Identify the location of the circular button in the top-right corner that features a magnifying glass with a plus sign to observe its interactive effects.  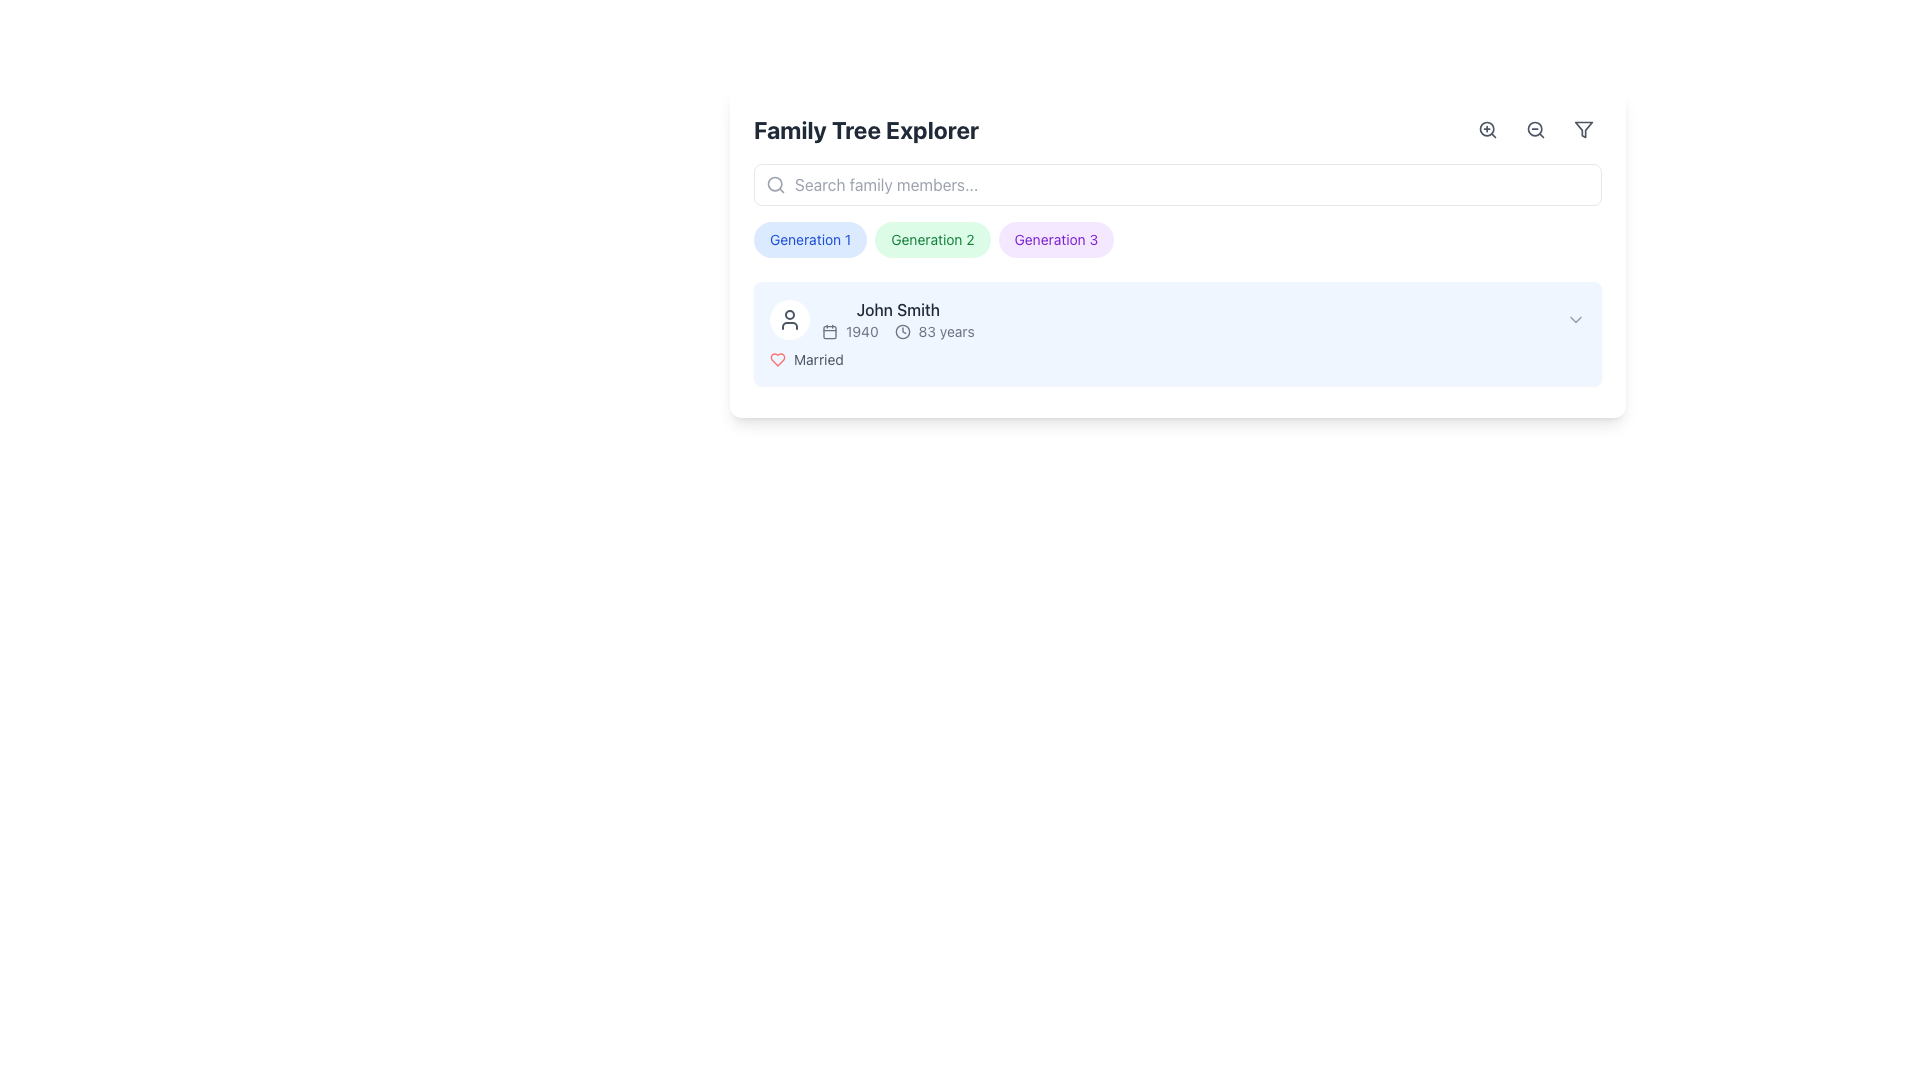
(1488, 130).